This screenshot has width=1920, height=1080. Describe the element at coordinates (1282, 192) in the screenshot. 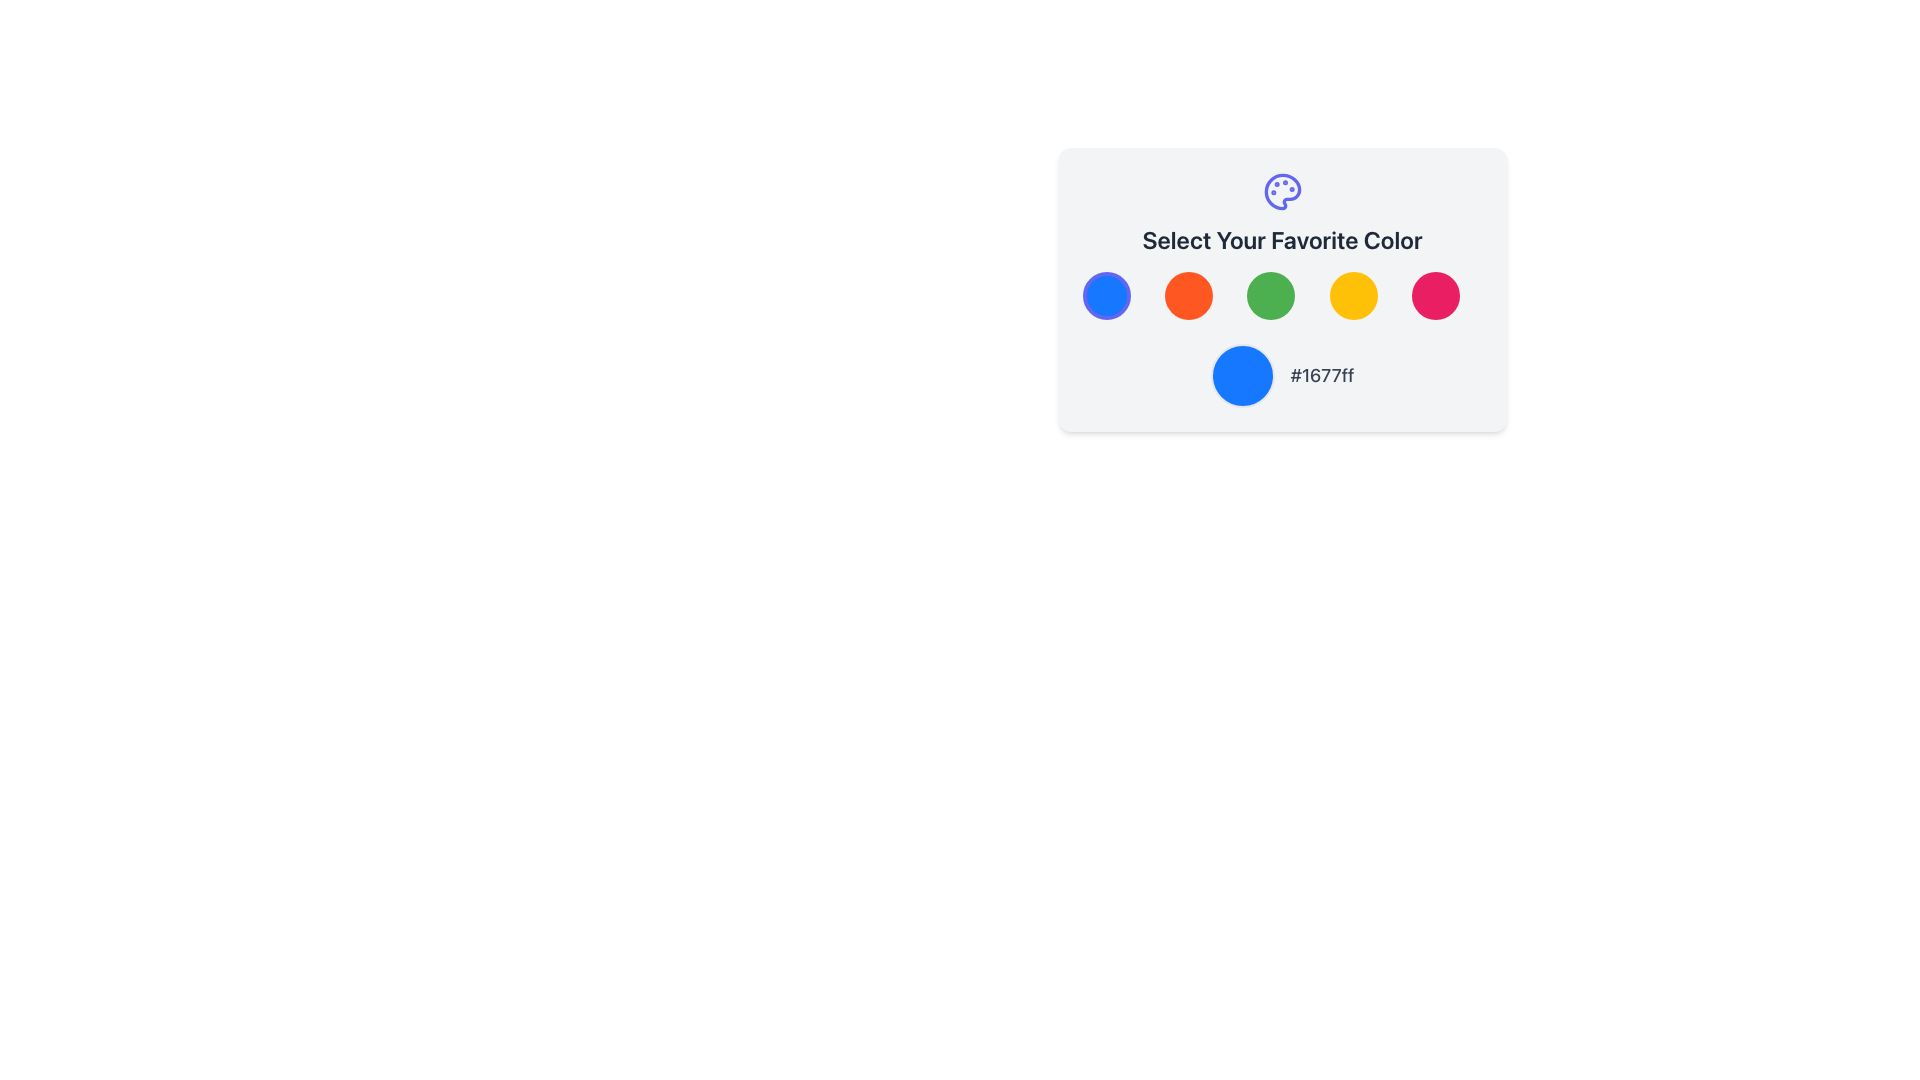

I see `the colorful painter's palette icon located at the top of the card above the text 'Select Your Favorite Color'` at that location.